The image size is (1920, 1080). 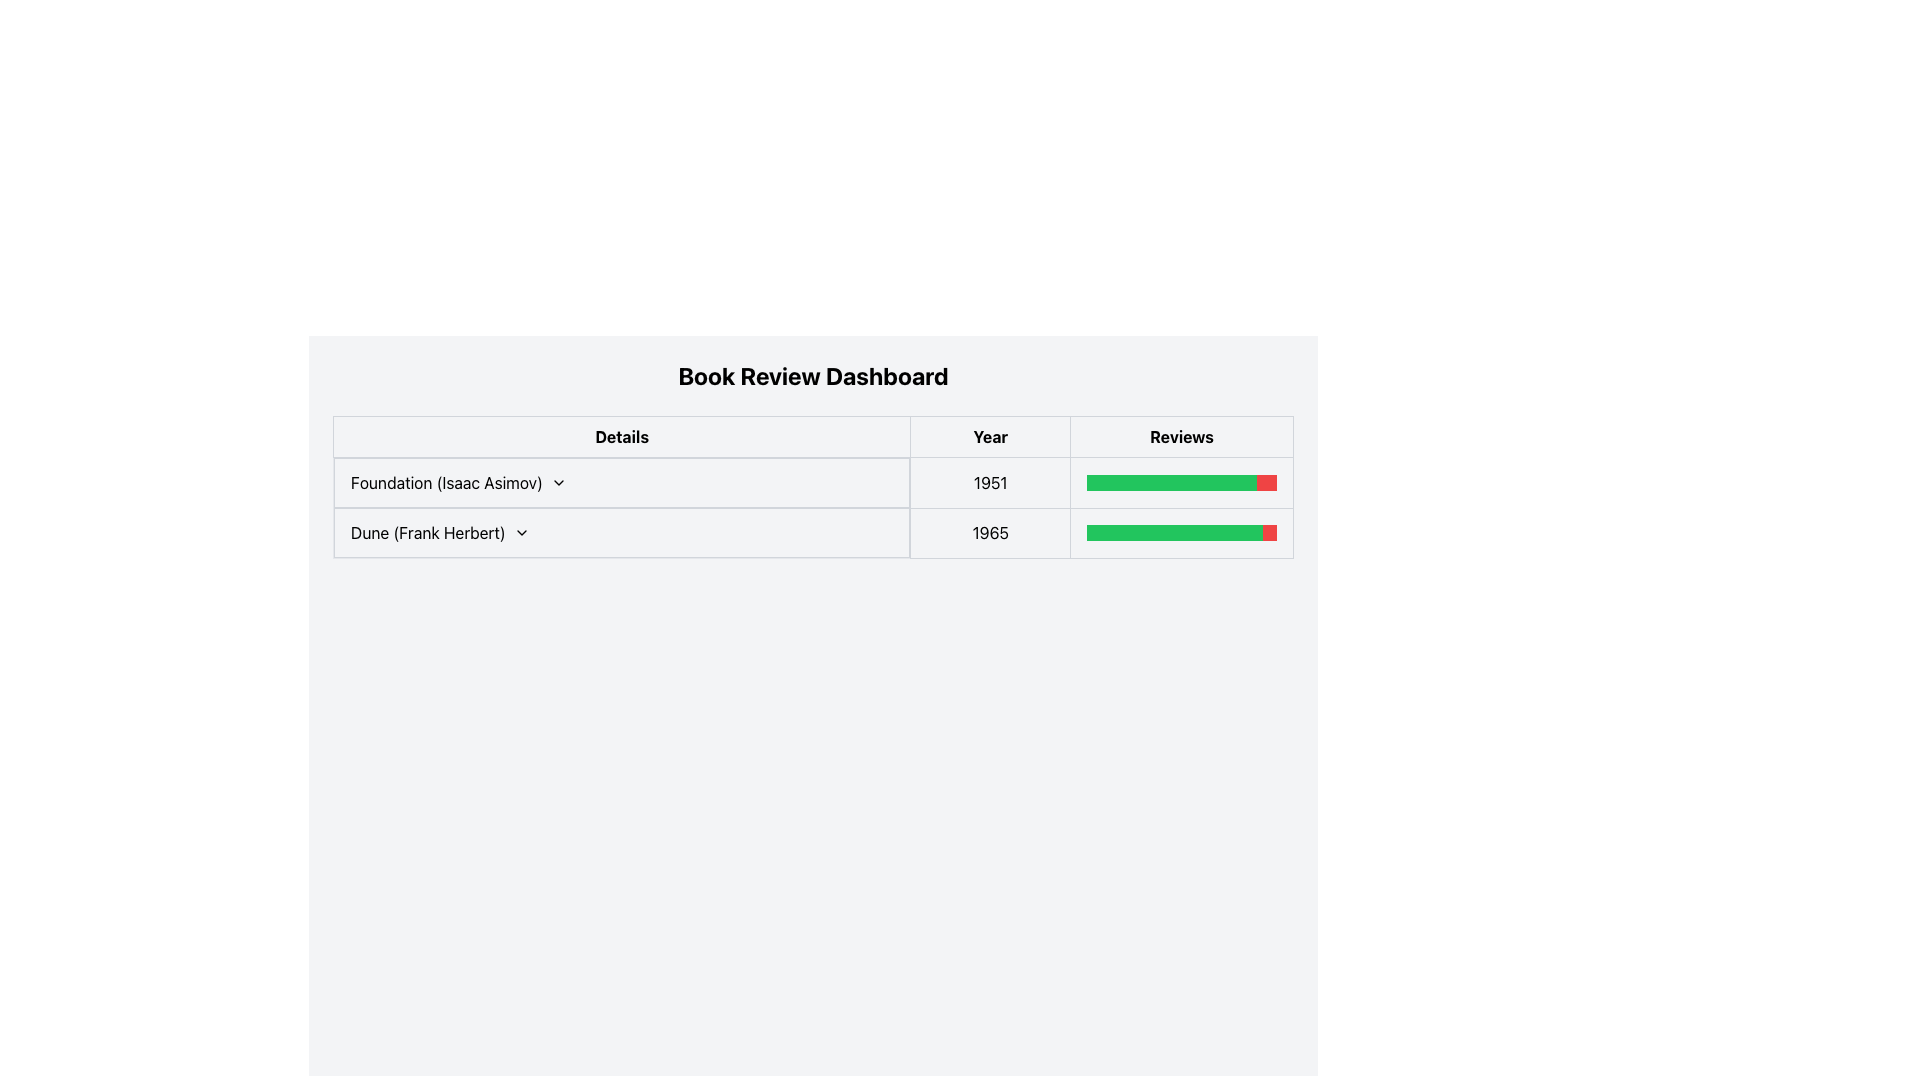 I want to click on the drop-down icon on the right side of the 'Details' column in the second row titled 'Dune (Frank Herbert)', so click(x=521, y=531).